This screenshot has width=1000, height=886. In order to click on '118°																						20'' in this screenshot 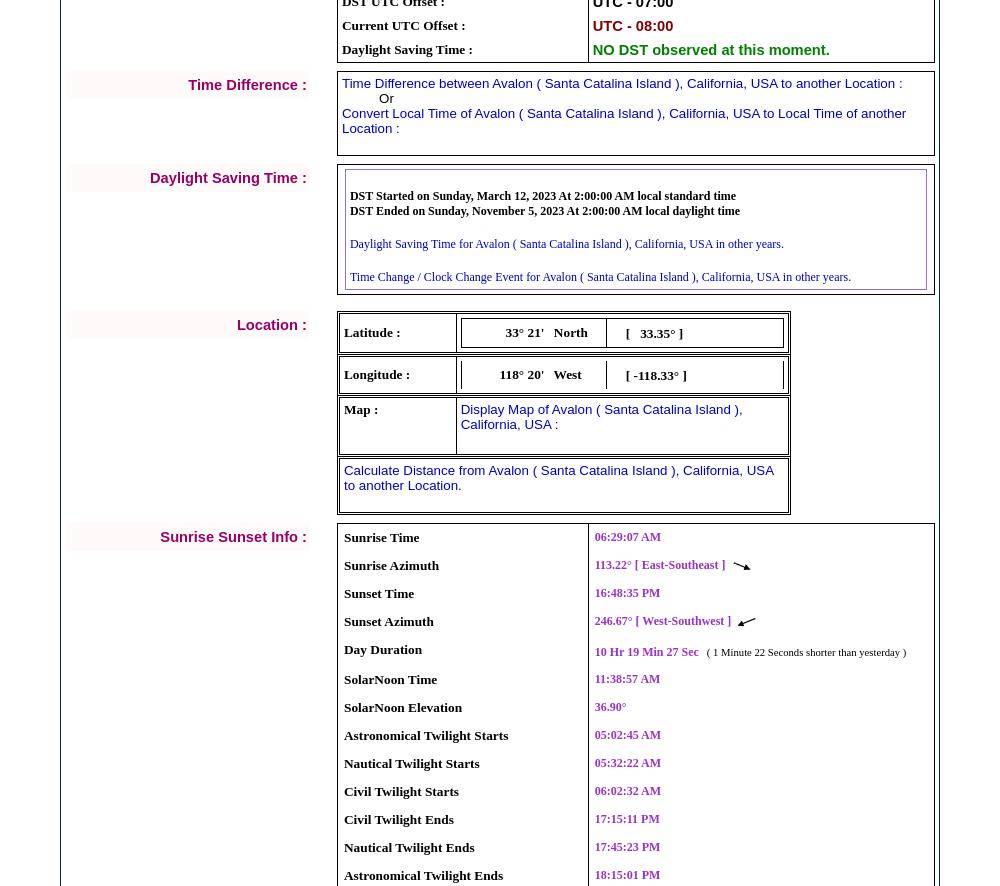, I will do `click(521, 373)`.